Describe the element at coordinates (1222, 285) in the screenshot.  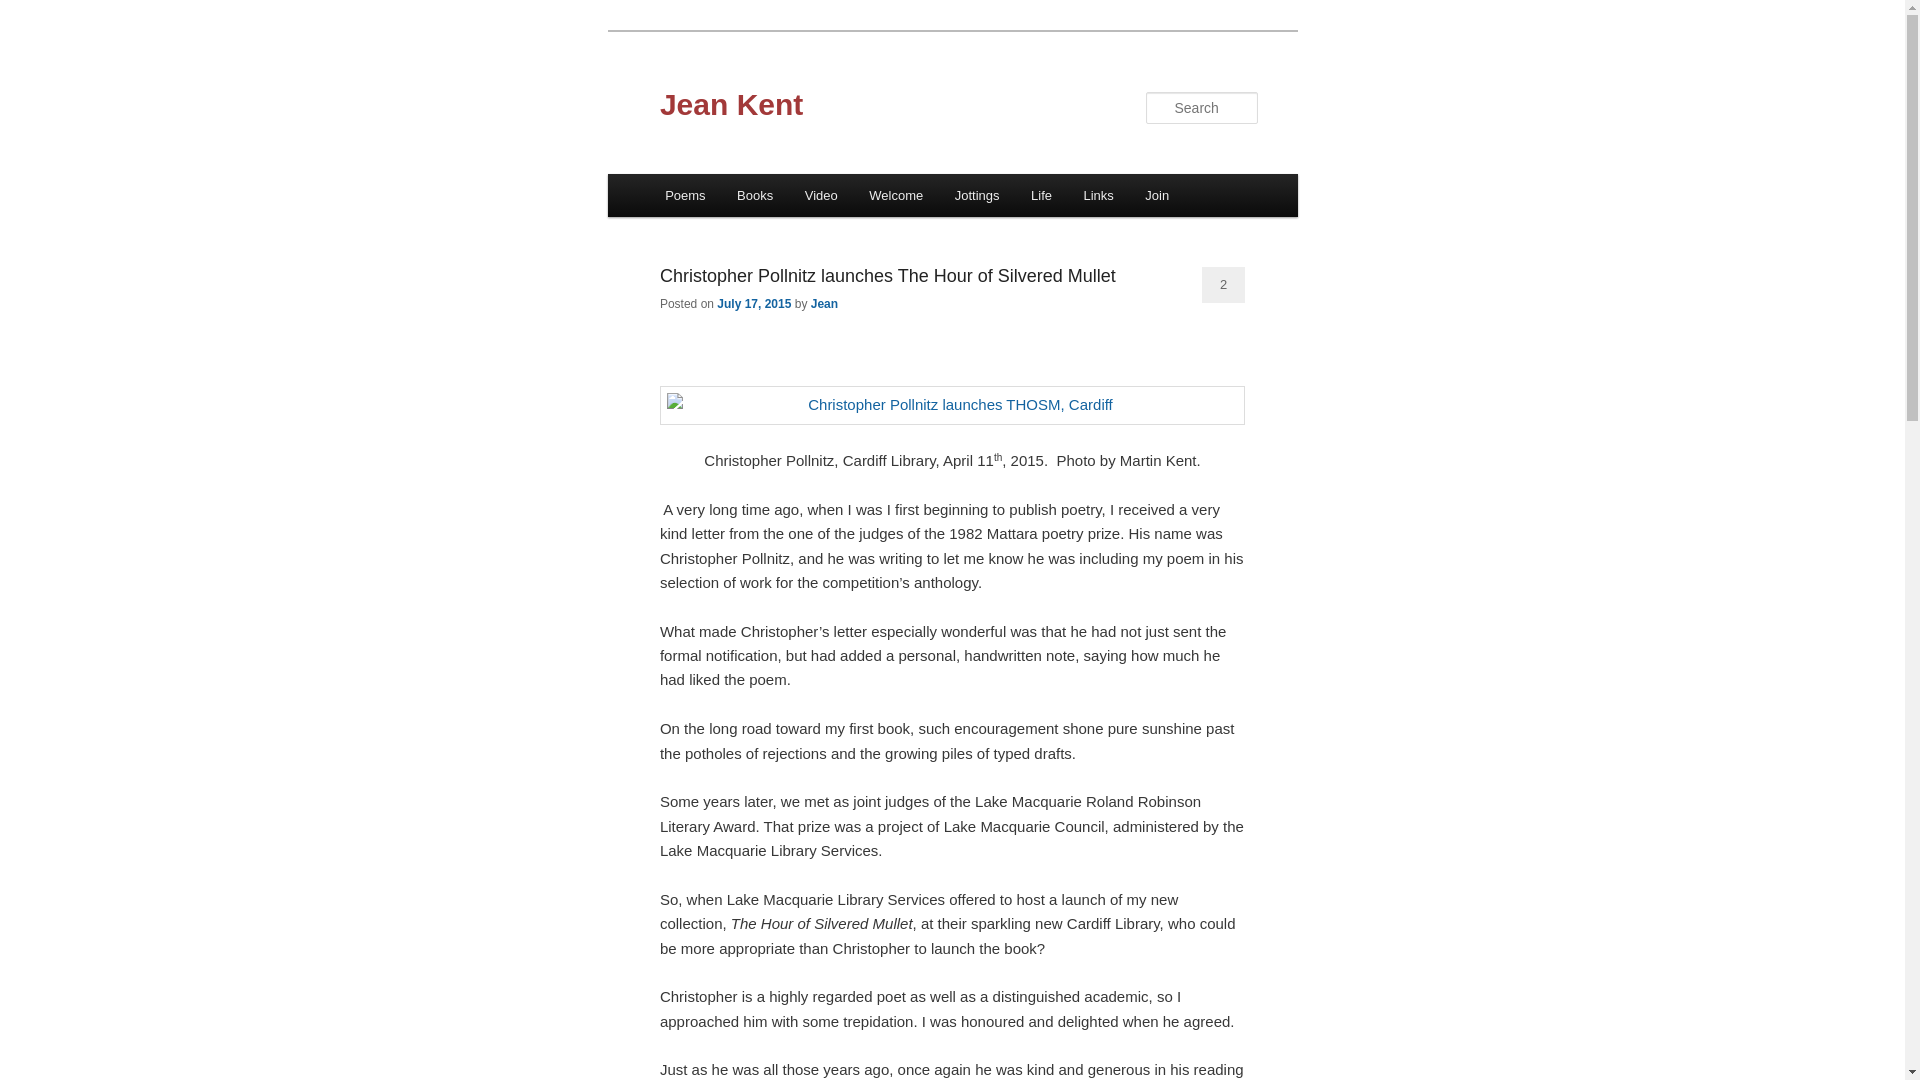
I see `'2'` at that location.